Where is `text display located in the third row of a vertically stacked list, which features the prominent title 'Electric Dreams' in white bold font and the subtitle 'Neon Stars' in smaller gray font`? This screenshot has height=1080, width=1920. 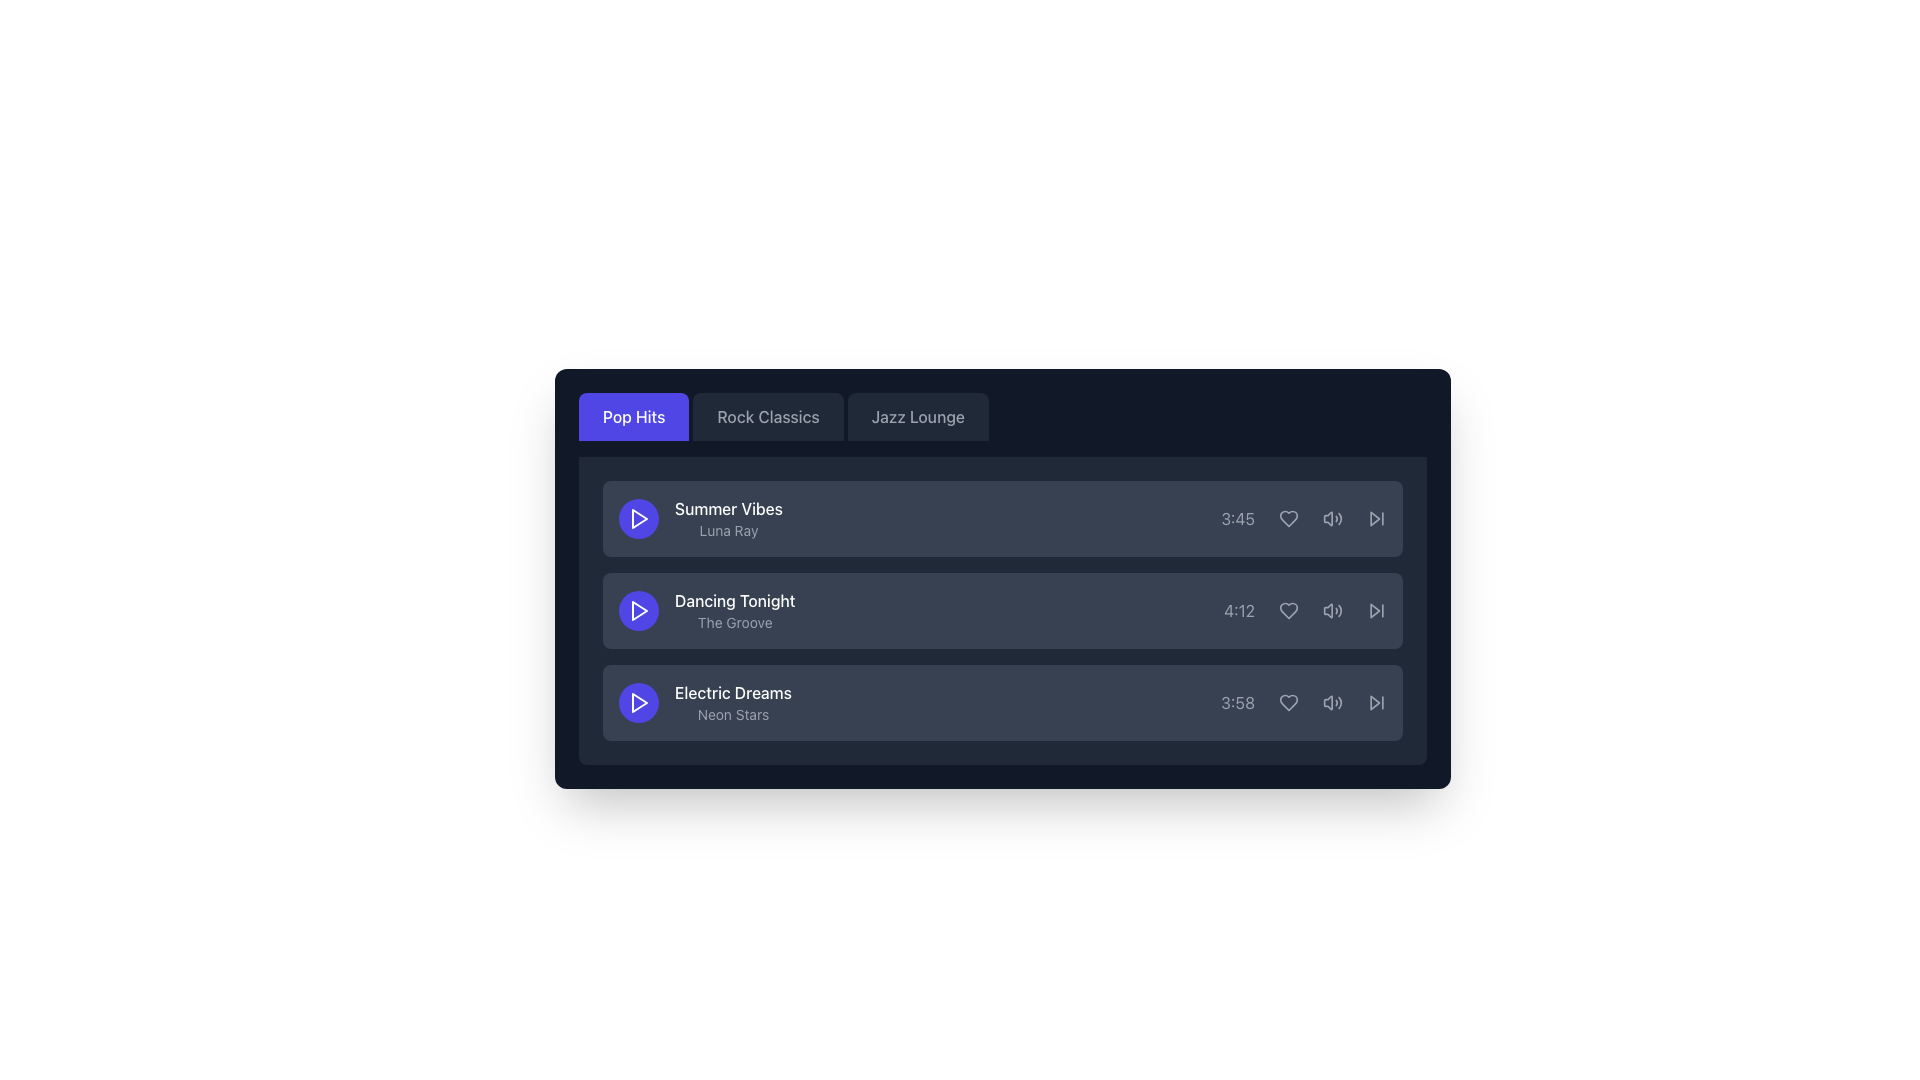 text display located in the third row of a vertically stacked list, which features the prominent title 'Electric Dreams' in white bold font and the subtitle 'Neon Stars' in smaller gray font is located at coordinates (732, 701).